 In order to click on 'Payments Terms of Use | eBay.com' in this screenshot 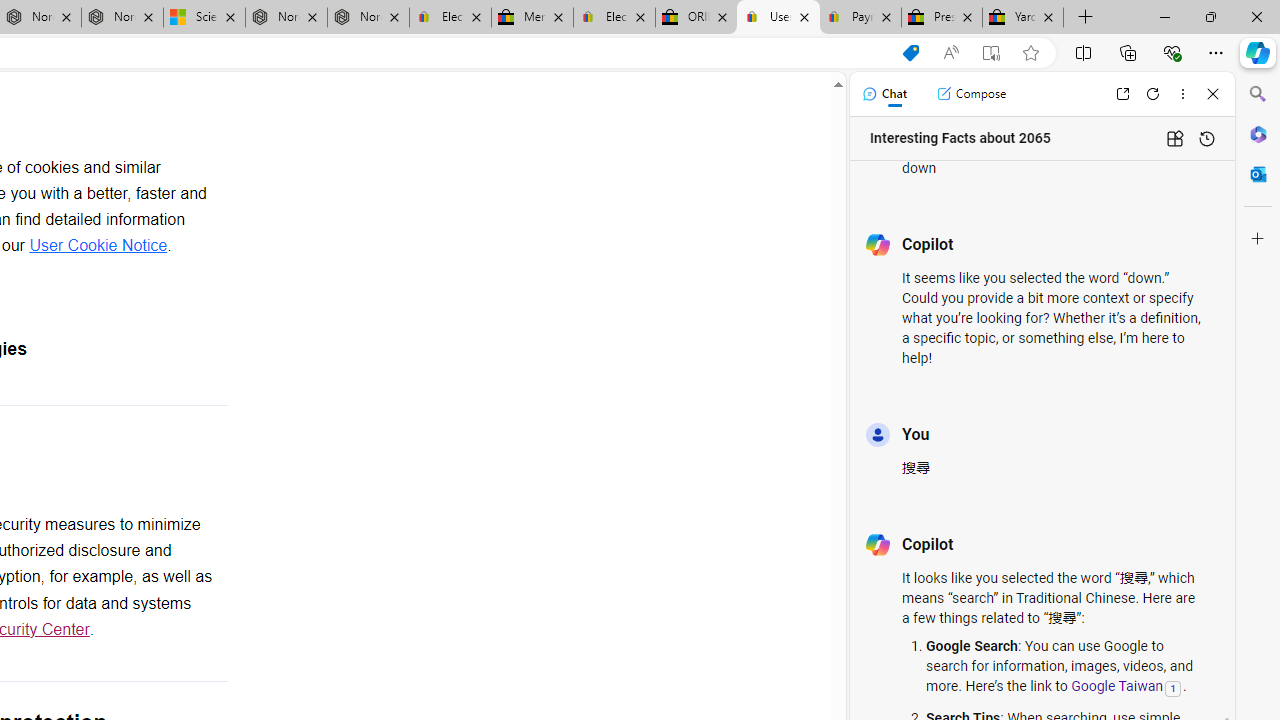, I will do `click(860, 17)`.